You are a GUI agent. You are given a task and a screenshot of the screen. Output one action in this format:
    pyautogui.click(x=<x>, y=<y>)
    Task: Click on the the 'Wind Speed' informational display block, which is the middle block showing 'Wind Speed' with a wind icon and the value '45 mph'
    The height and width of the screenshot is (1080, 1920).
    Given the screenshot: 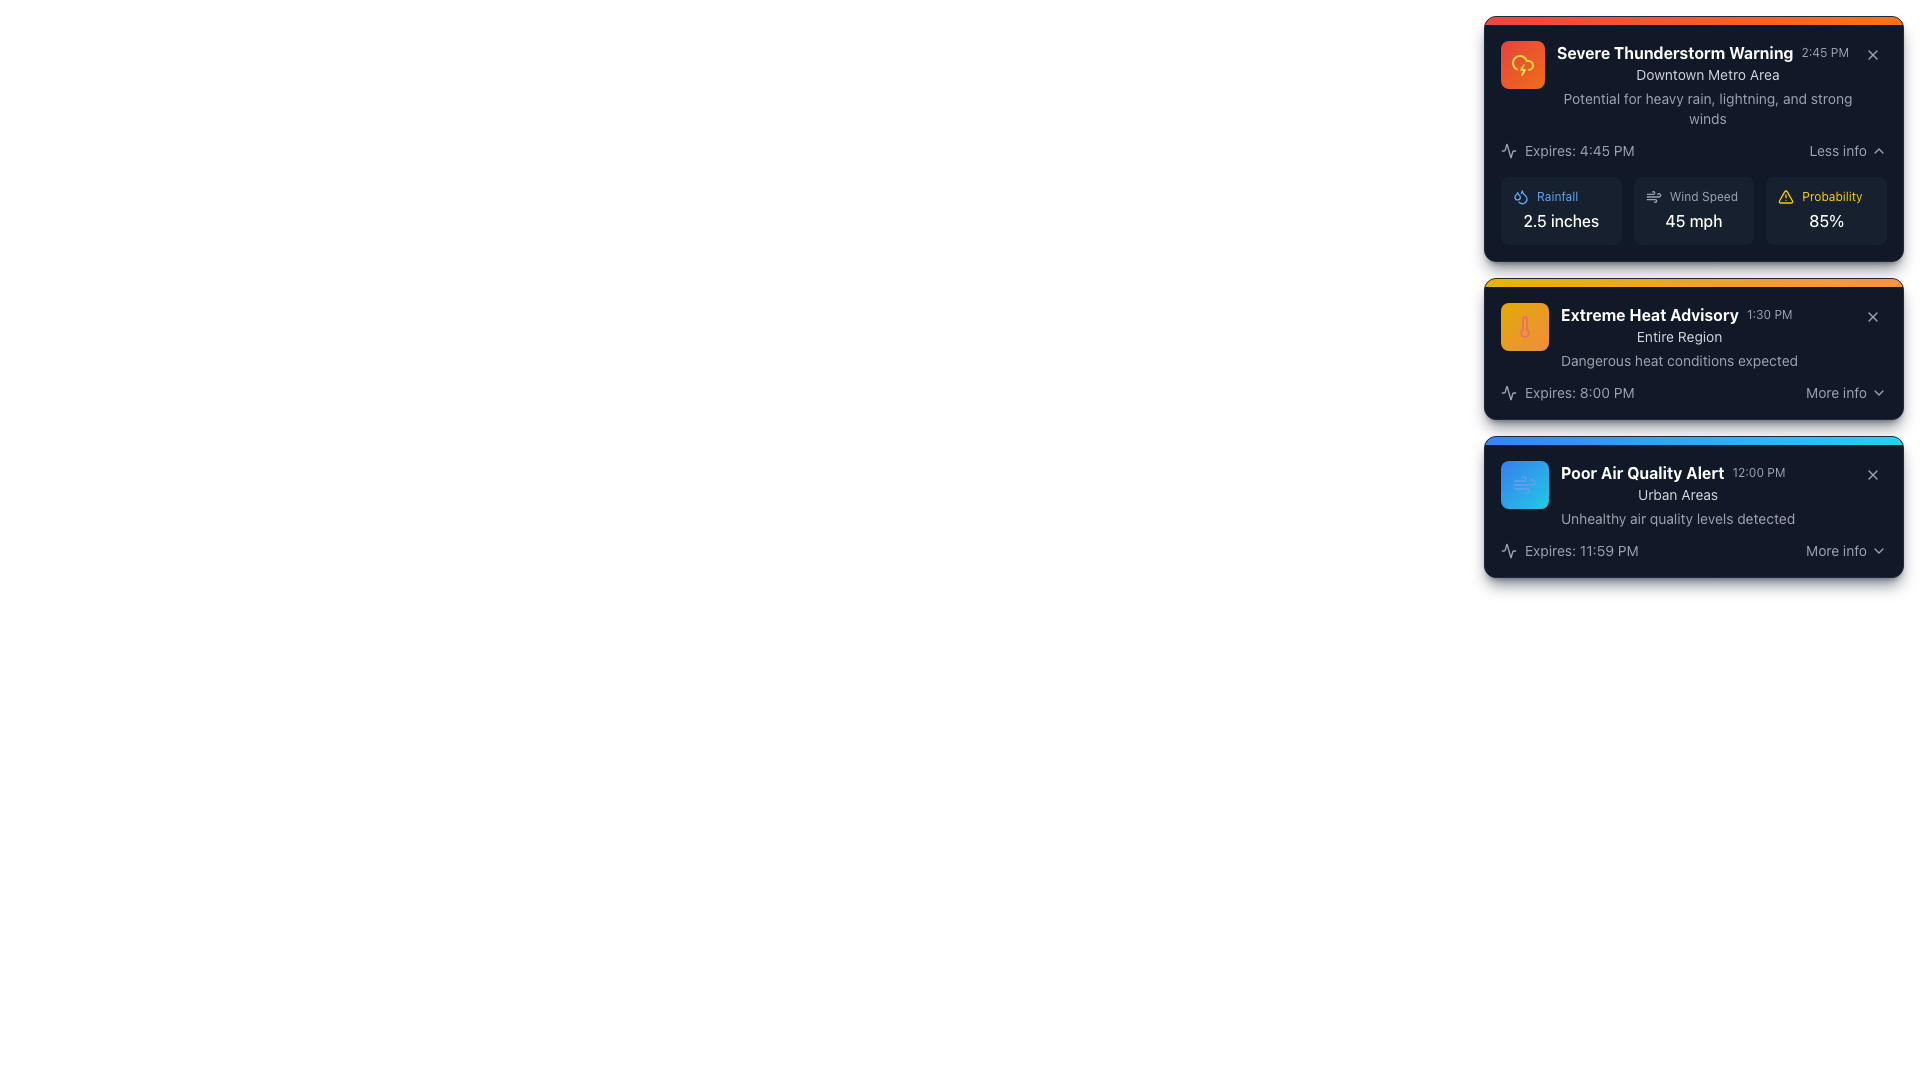 What is the action you would take?
    pyautogui.click(x=1693, y=211)
    